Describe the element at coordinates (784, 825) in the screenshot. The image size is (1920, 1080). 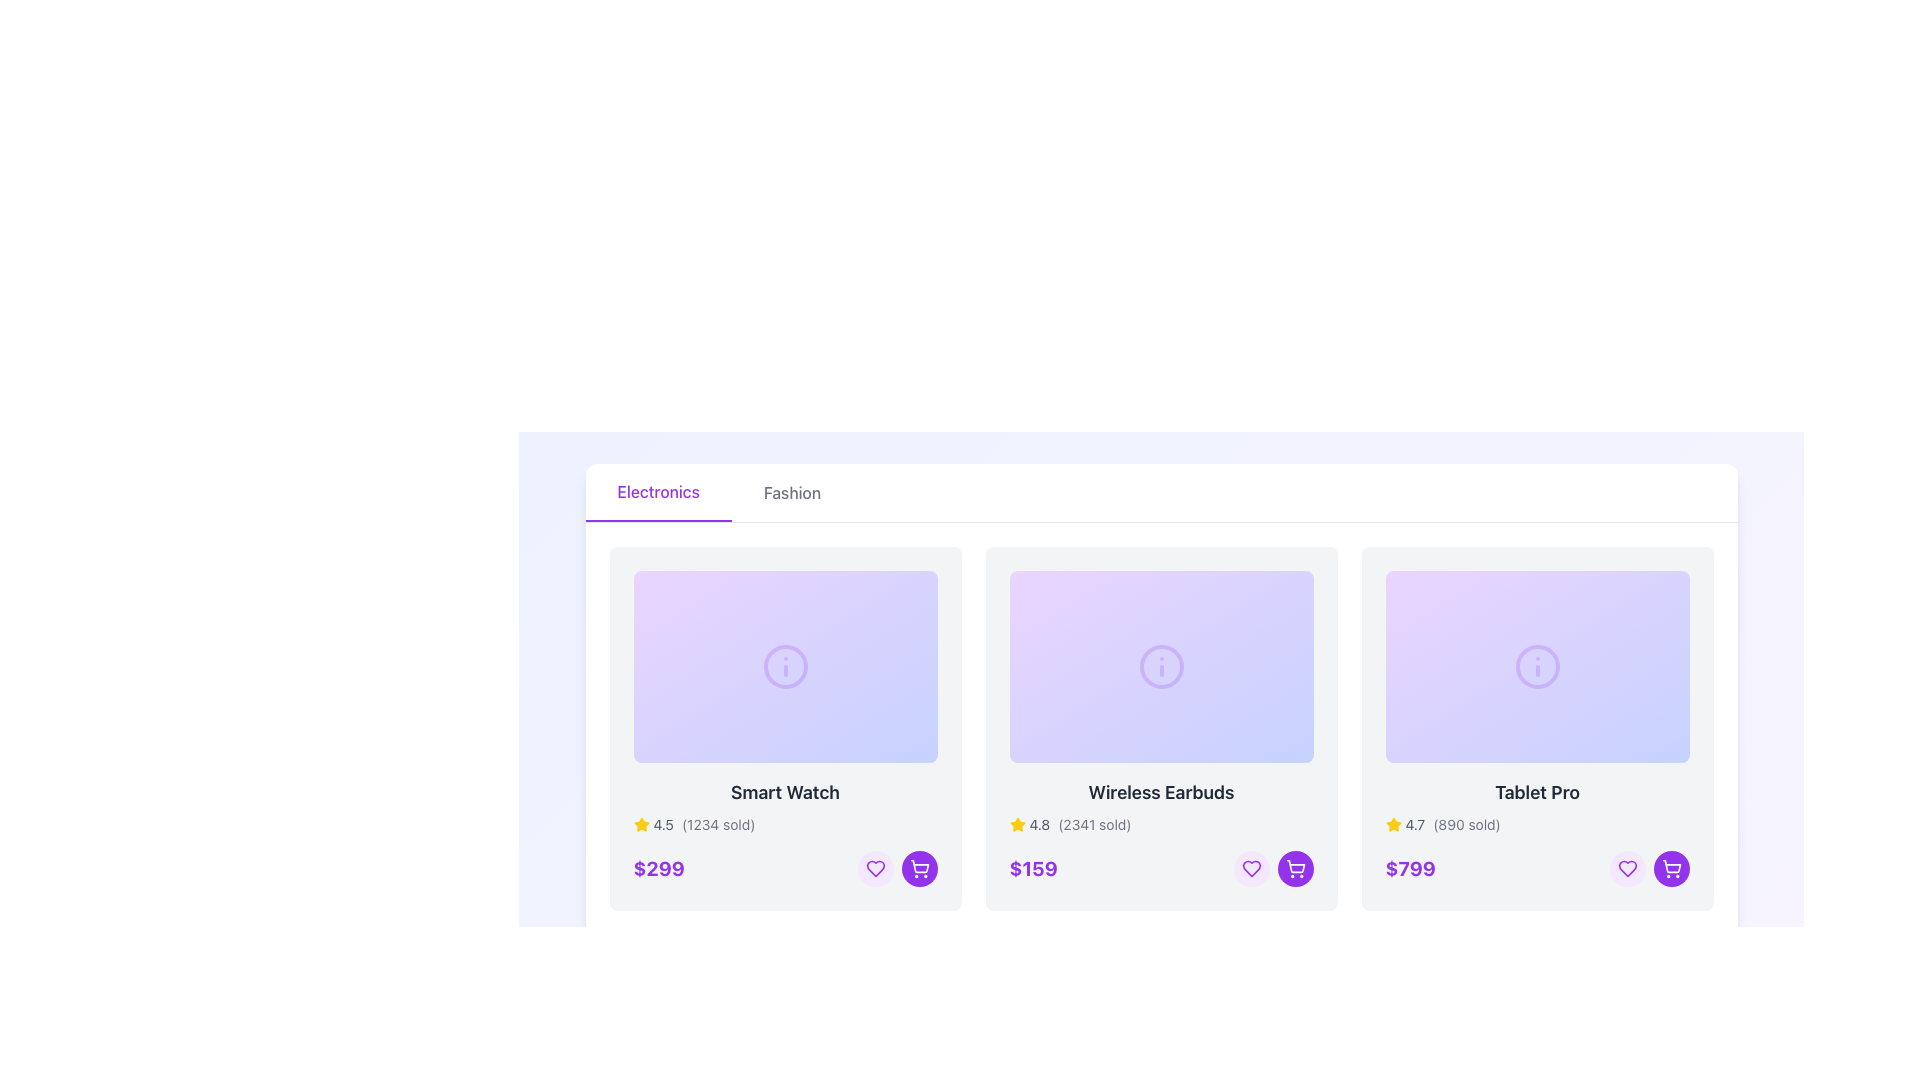
I see `the Rating information display for the product 'Smart Watch', which shows a user rating of 4.5 out of 5 stars and 1234 units sold` at that location.